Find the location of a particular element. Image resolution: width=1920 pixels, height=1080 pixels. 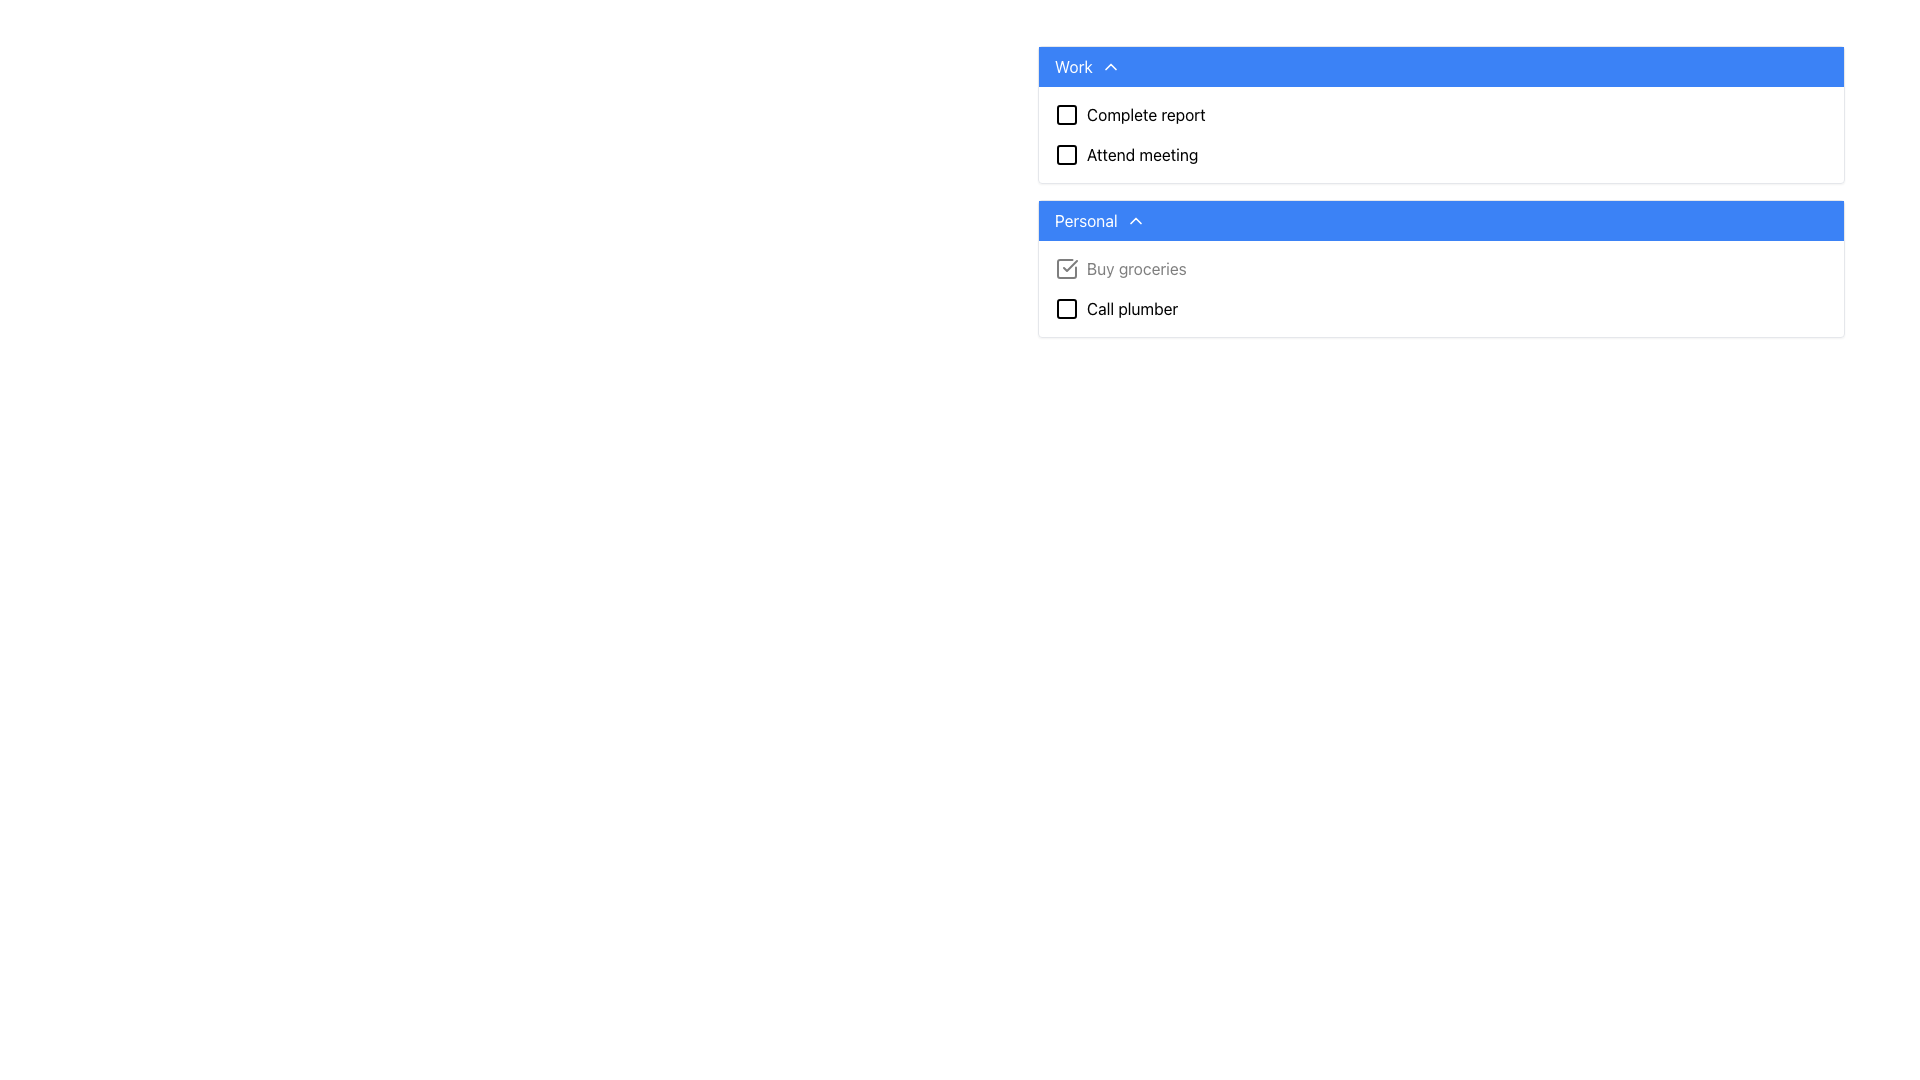

the static text label indicating the action 'Buy groceries' in the 'Personal' section of the to-do list is located at coordinates (1136, 268).